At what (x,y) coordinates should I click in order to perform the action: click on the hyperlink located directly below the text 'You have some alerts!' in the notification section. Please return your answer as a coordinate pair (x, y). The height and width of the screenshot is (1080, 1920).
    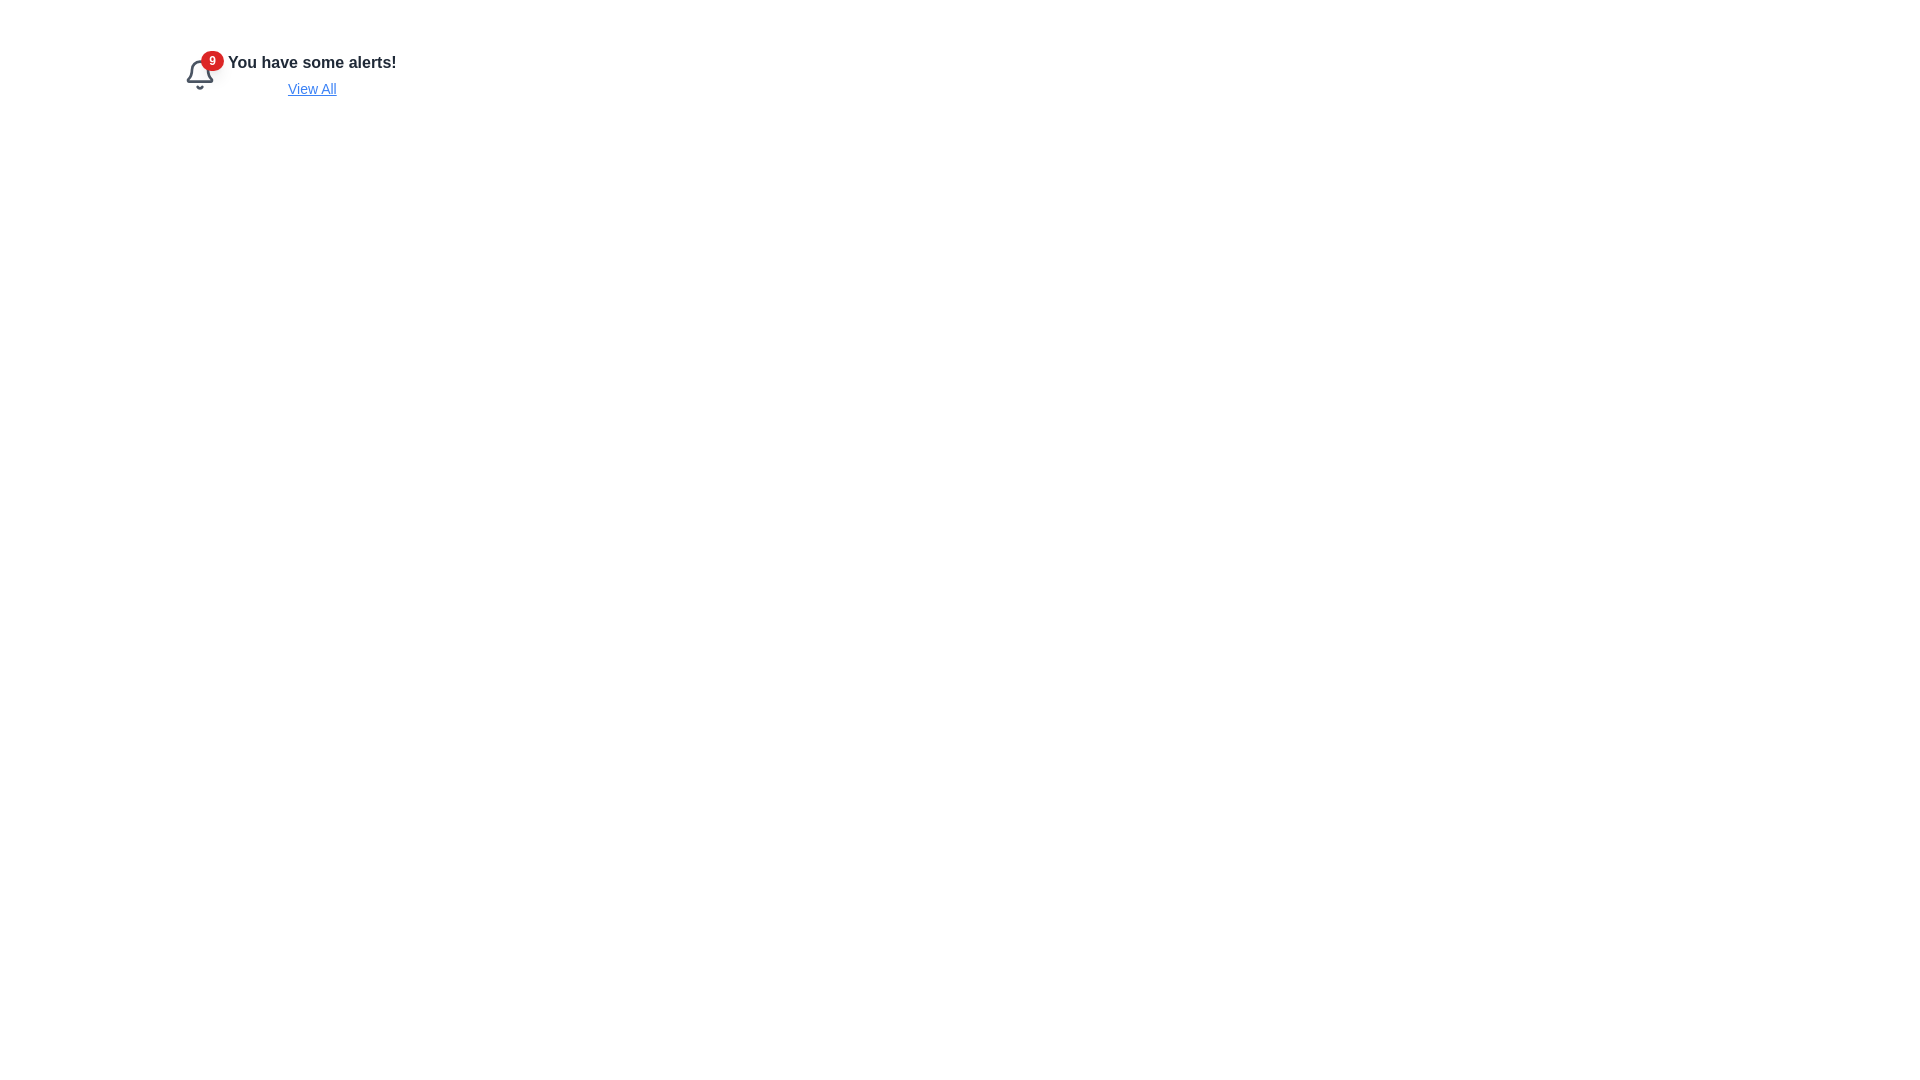
    Looking at the image, I should click on (311, 87).